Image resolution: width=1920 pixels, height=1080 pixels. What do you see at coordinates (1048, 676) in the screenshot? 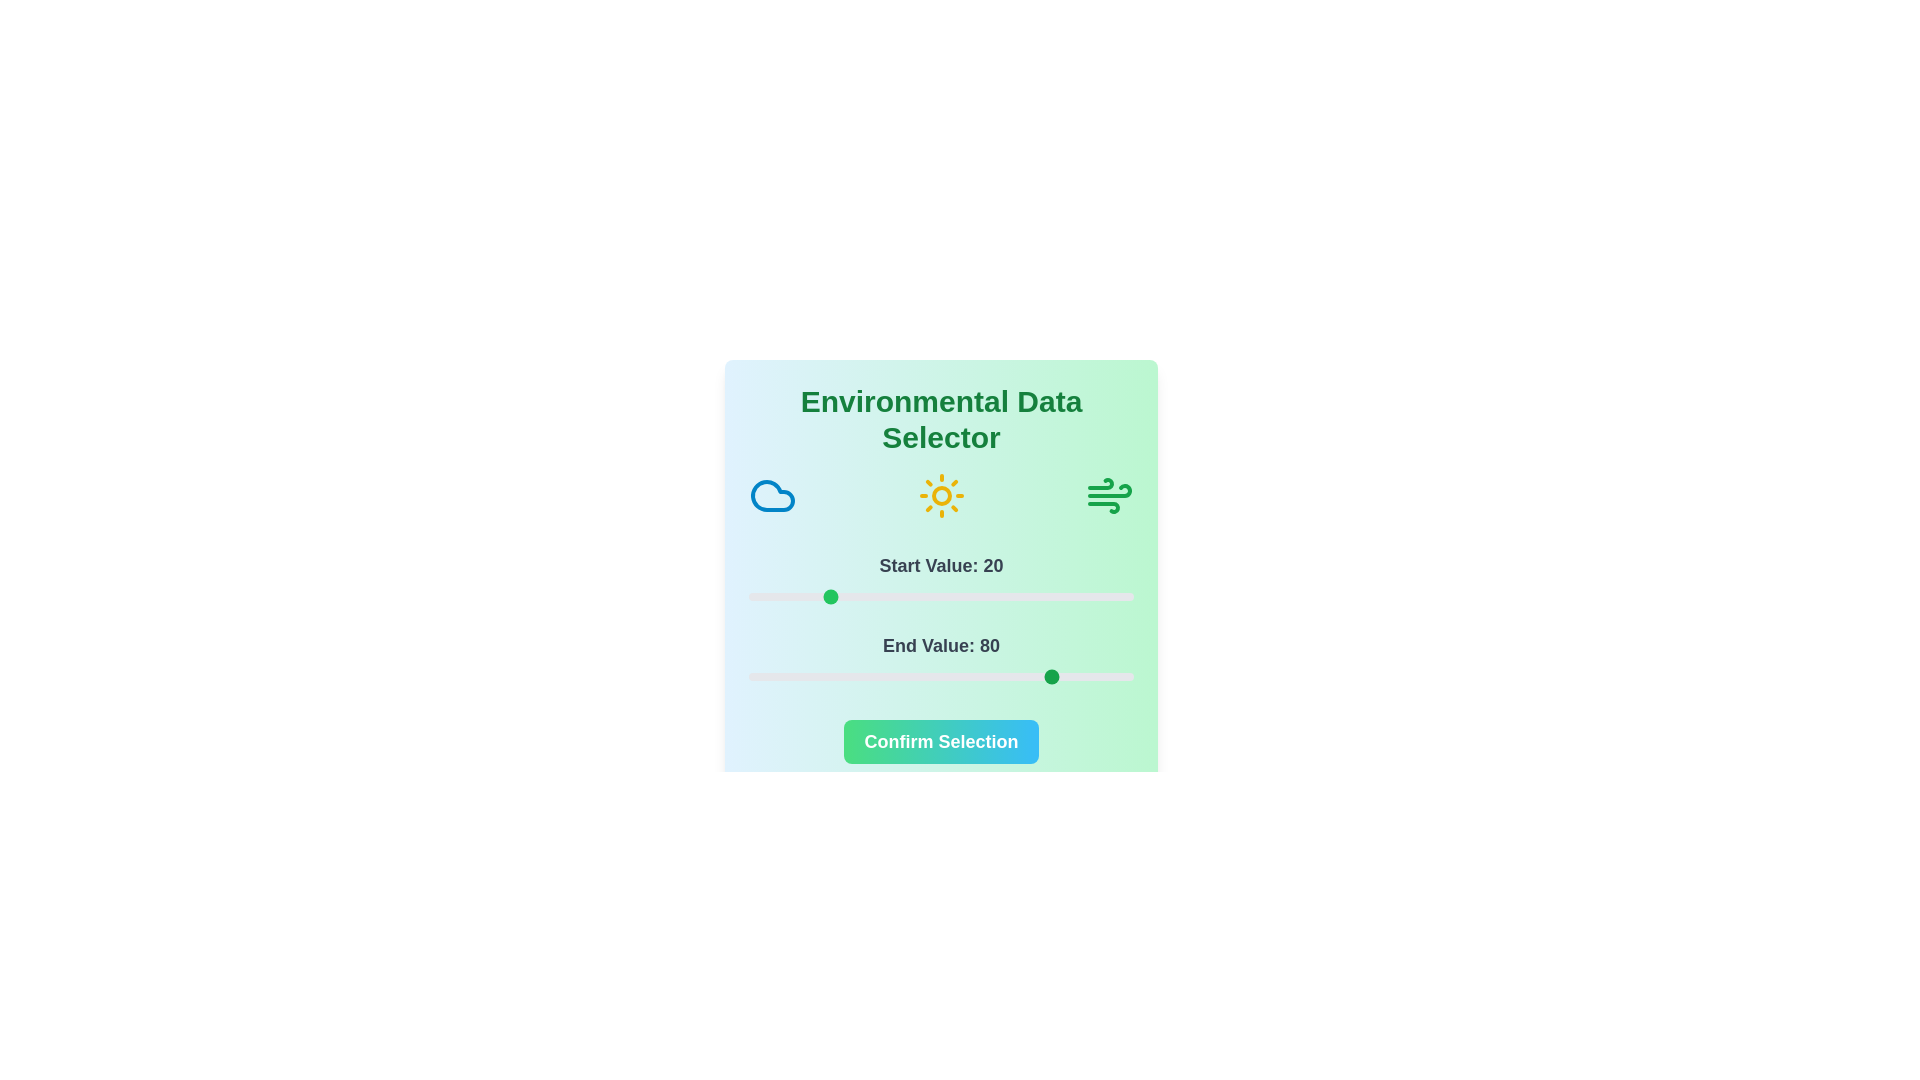
I see `the slider` at bounding box center [1048, 676].